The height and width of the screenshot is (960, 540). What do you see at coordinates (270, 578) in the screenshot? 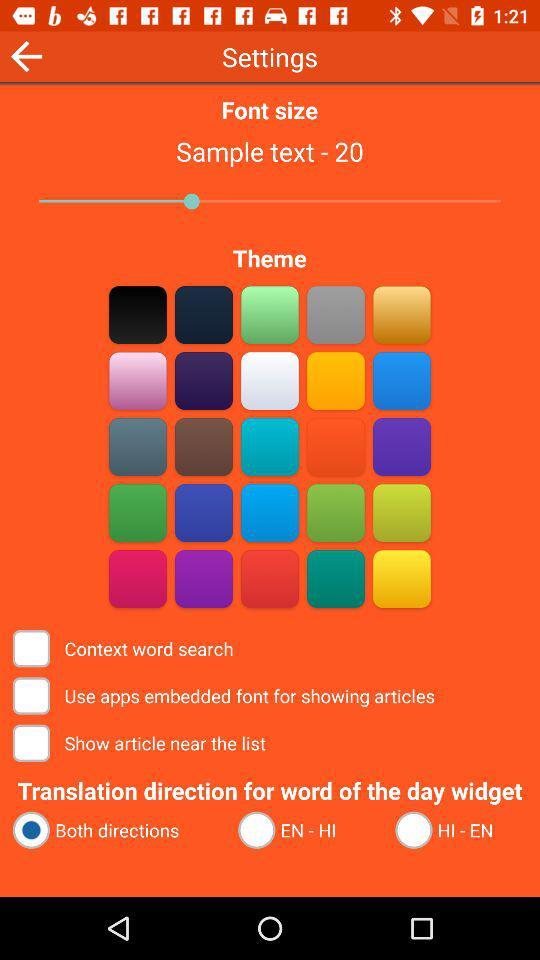
I see `color` at bounding box center [270, 578].